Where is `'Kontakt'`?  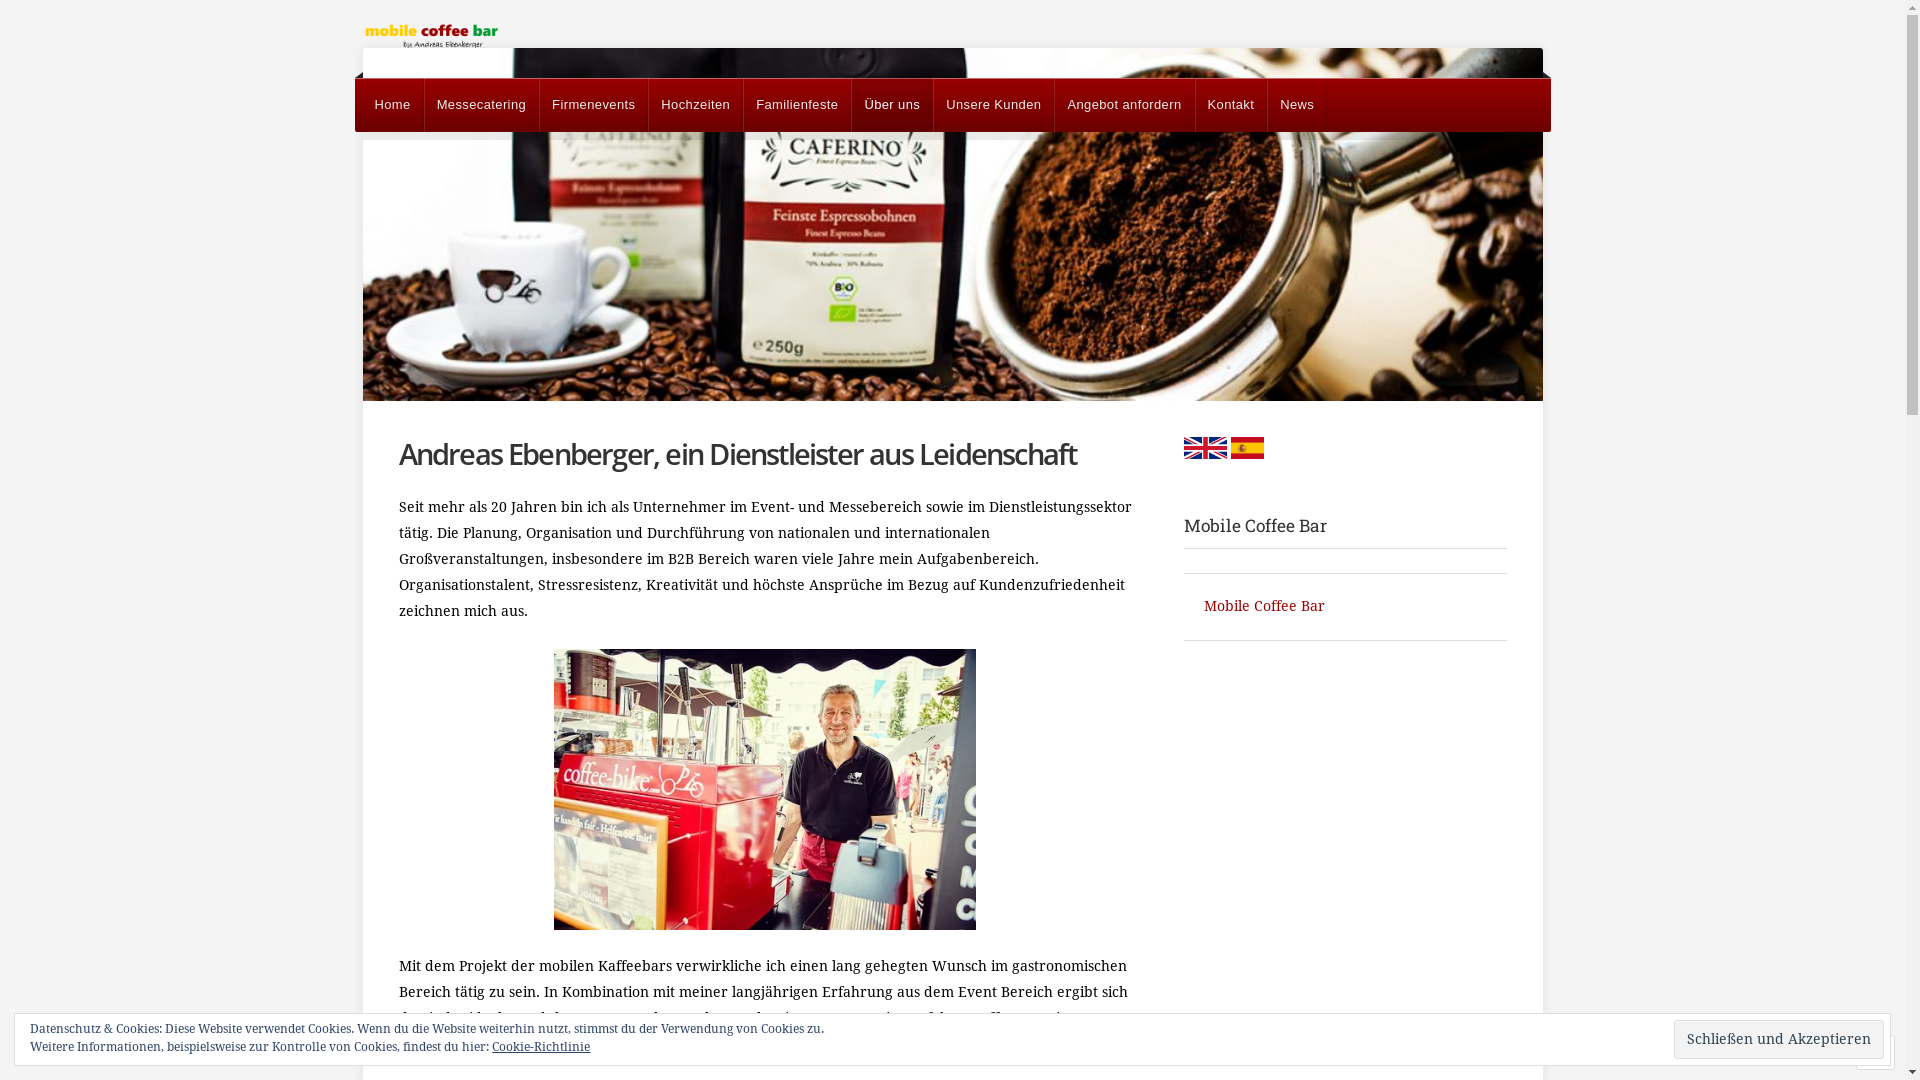
'Kontakt' is located at coordinates (1195, 104).